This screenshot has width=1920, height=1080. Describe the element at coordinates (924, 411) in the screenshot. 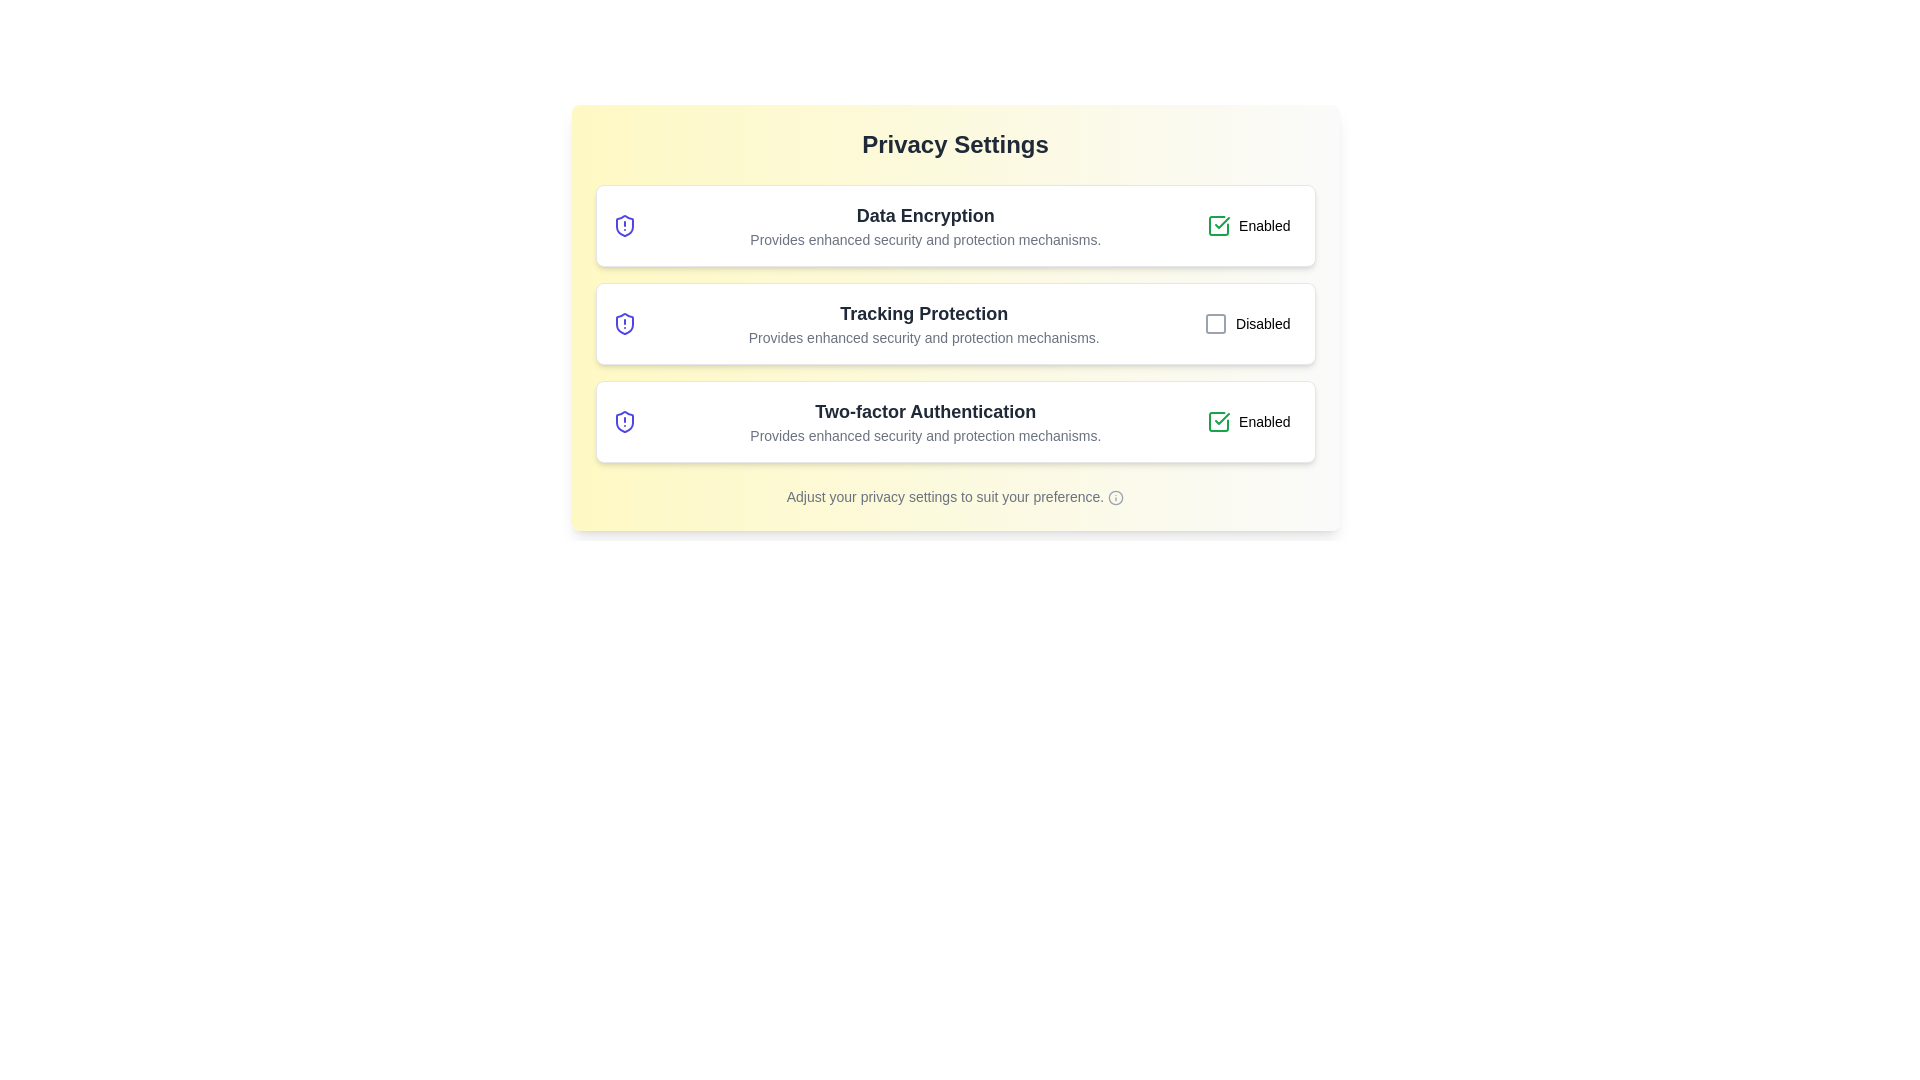

I see `the primary title label in the 'Two-factor Authentication' section of the Privacy Settings interface, which describes the feature` at that location.